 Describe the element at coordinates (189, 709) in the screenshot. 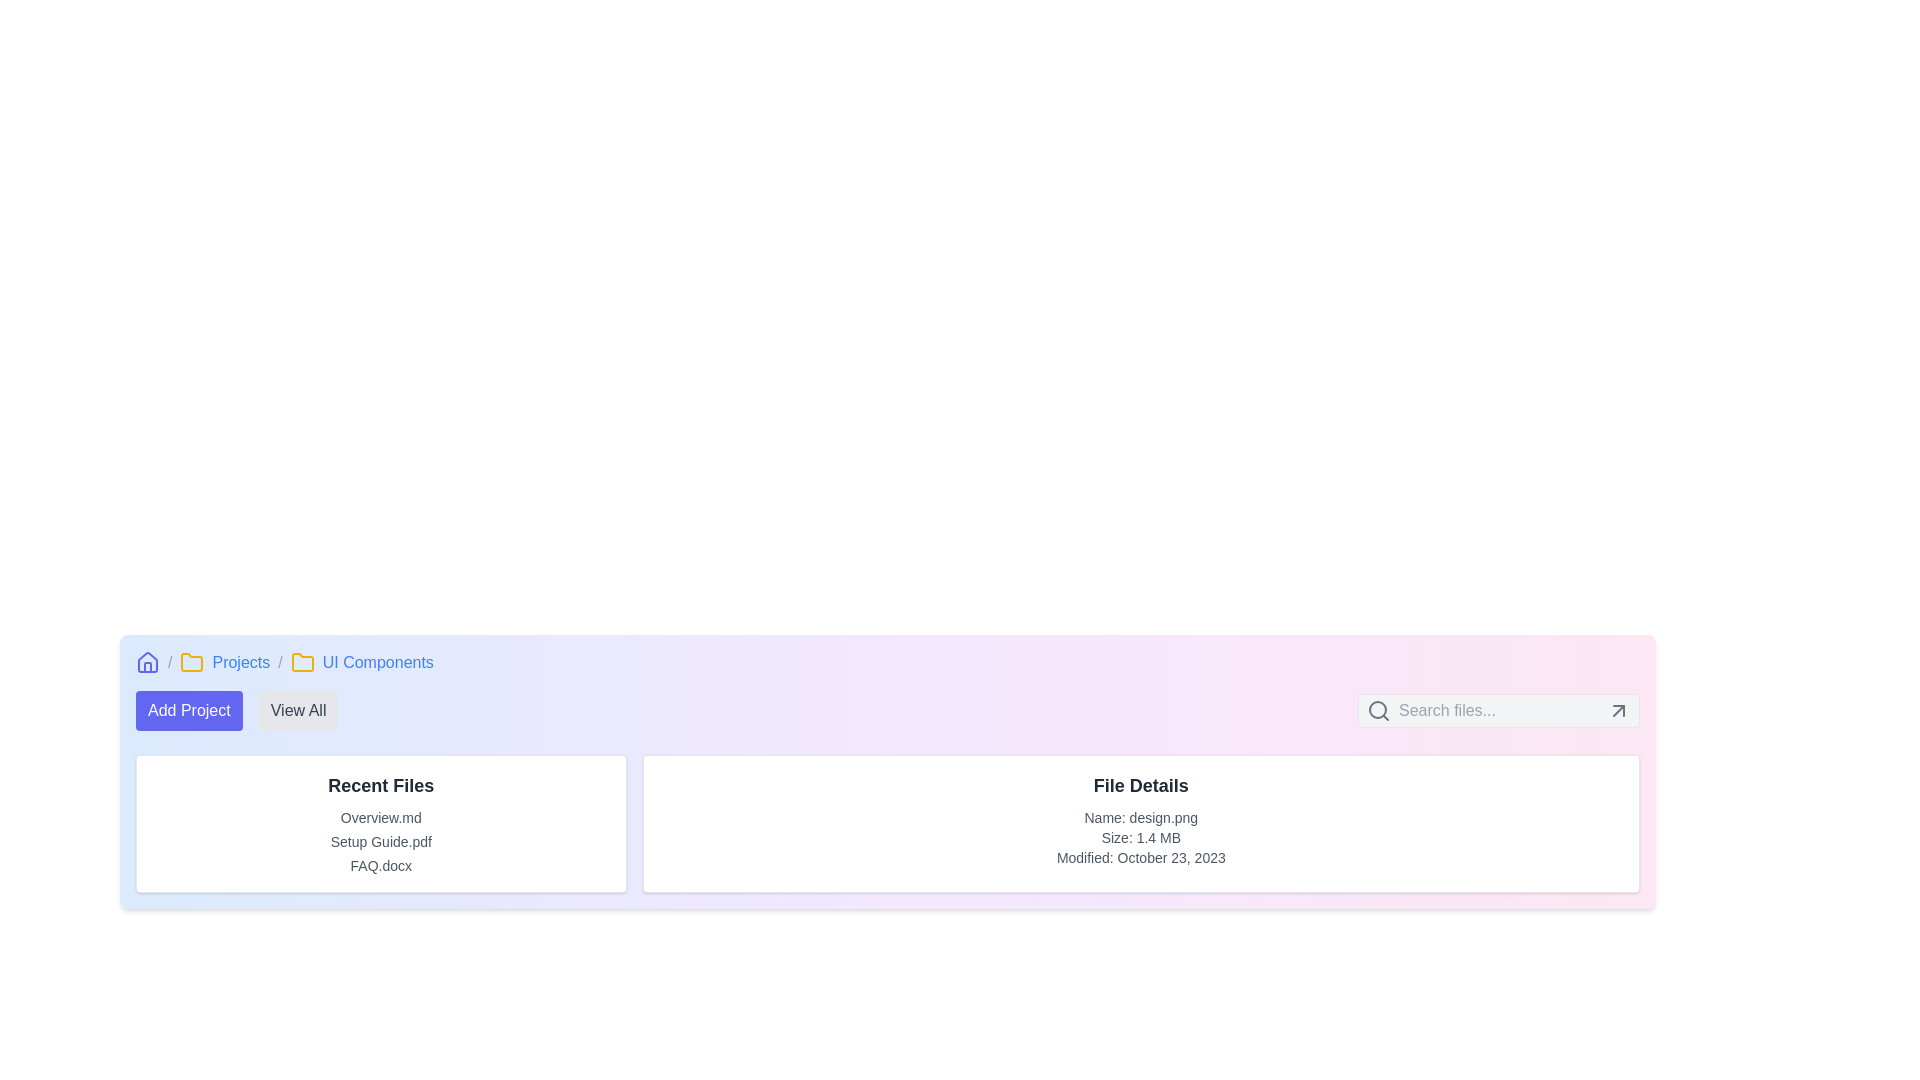

I see `the first button located to the left of the 'View All' button in the top-left region of the section to initiate the action of adding a new project` at that location.